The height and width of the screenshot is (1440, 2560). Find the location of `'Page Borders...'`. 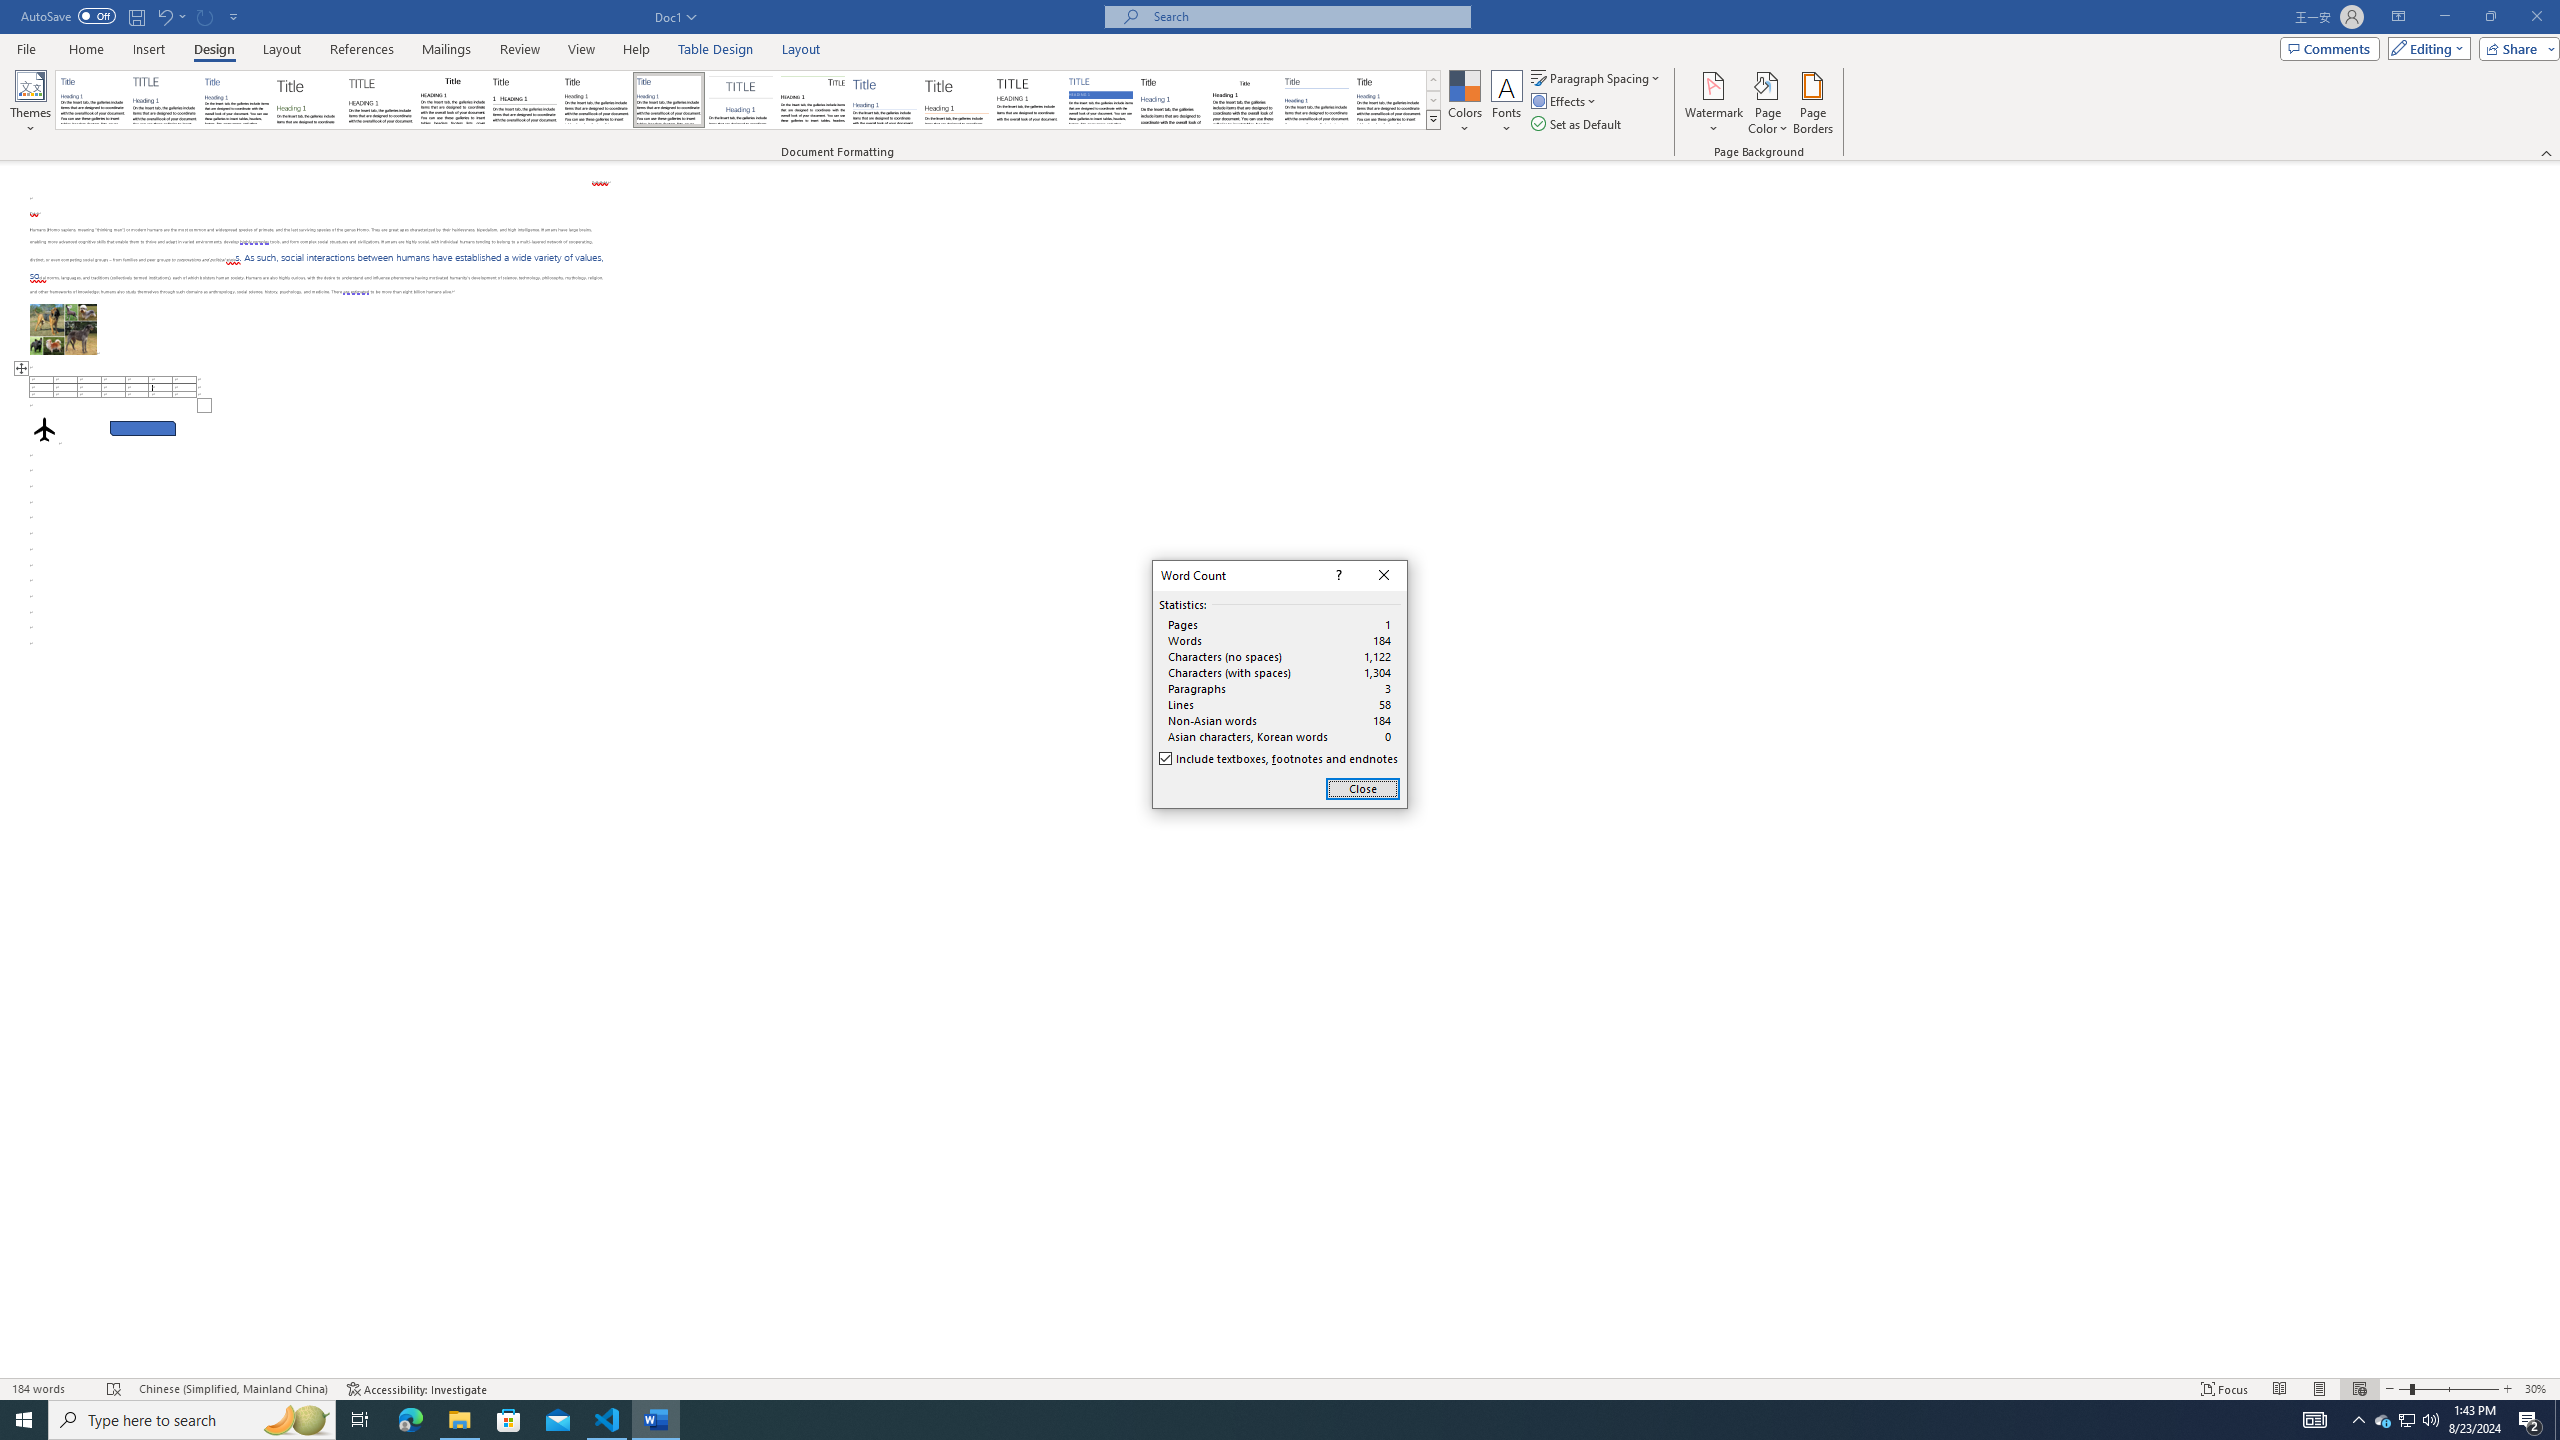

'Page Borders...' is located at coordinates (1813, 103).